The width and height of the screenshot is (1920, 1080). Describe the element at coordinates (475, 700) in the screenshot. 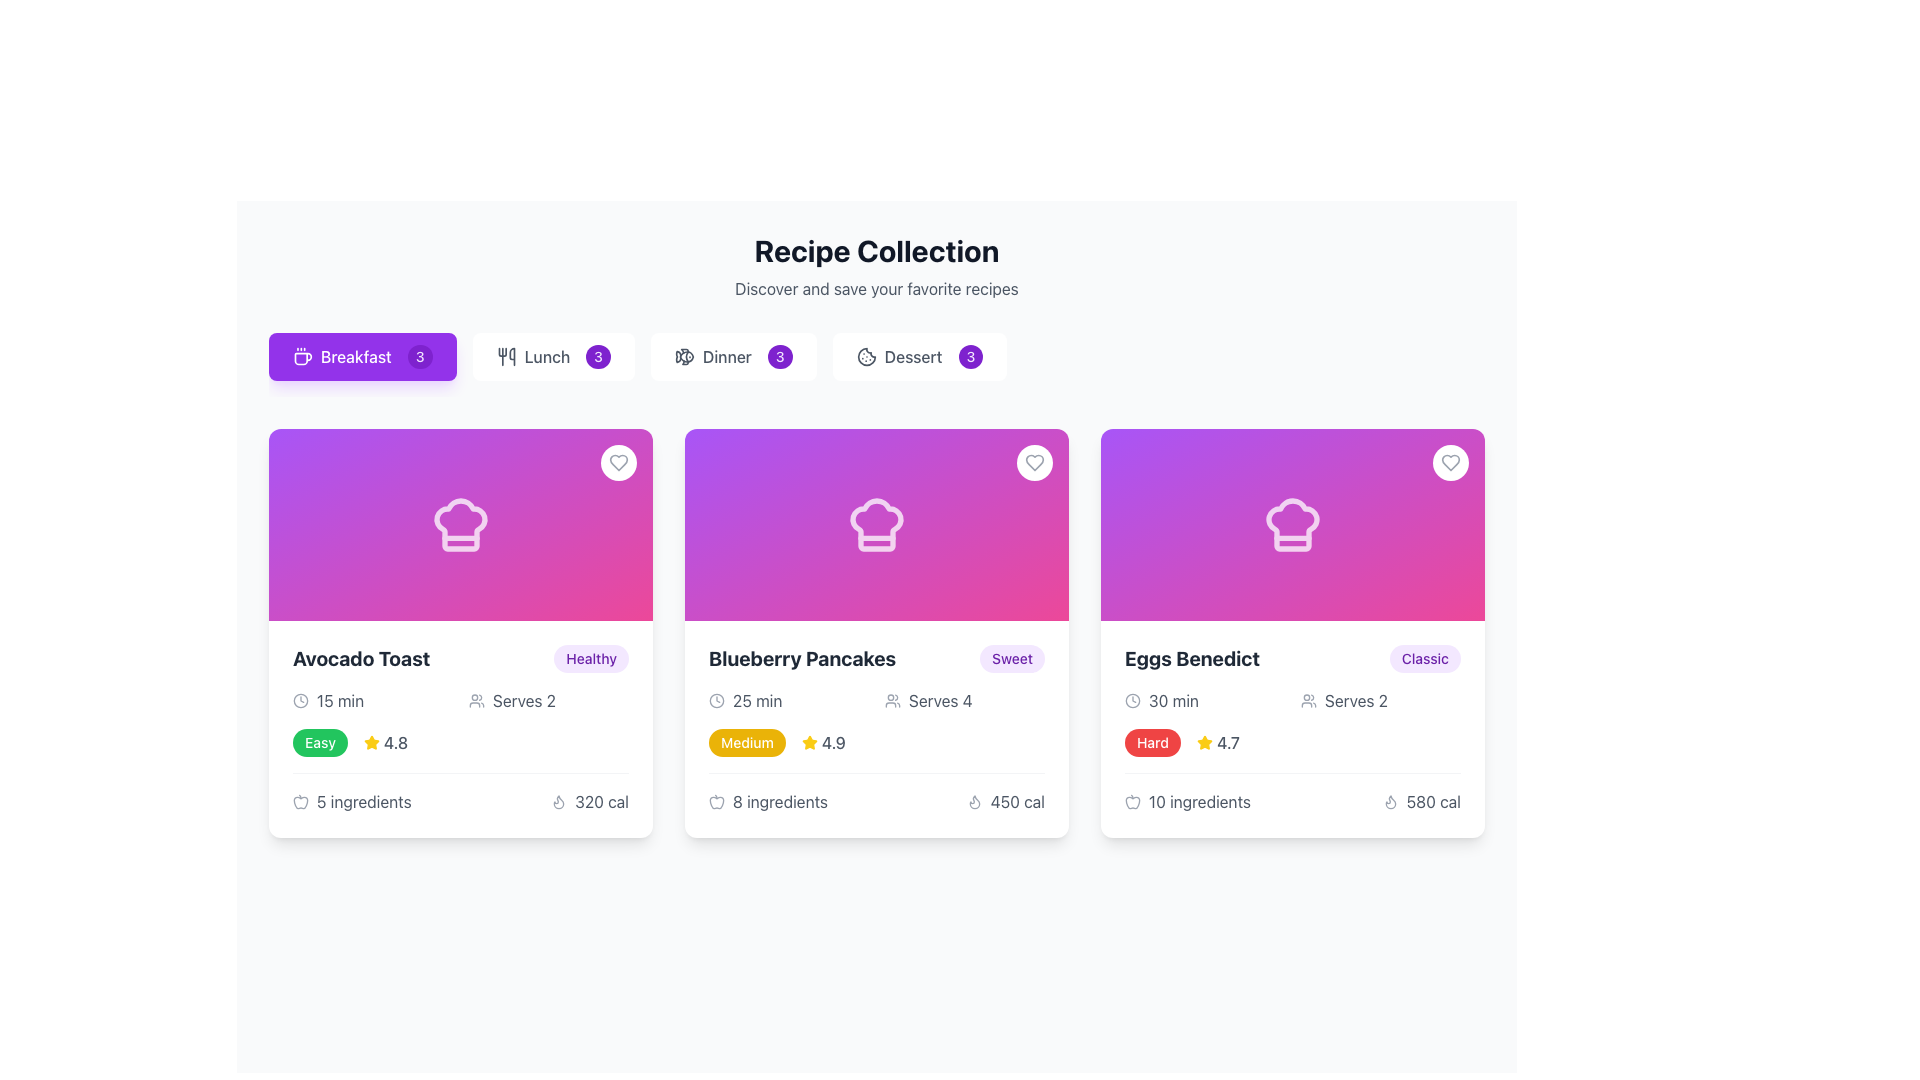

I see `the small group icon representing multiple users, which is located next to the text 'Serves 2' in the 'Avocado Toast' card` at that location.